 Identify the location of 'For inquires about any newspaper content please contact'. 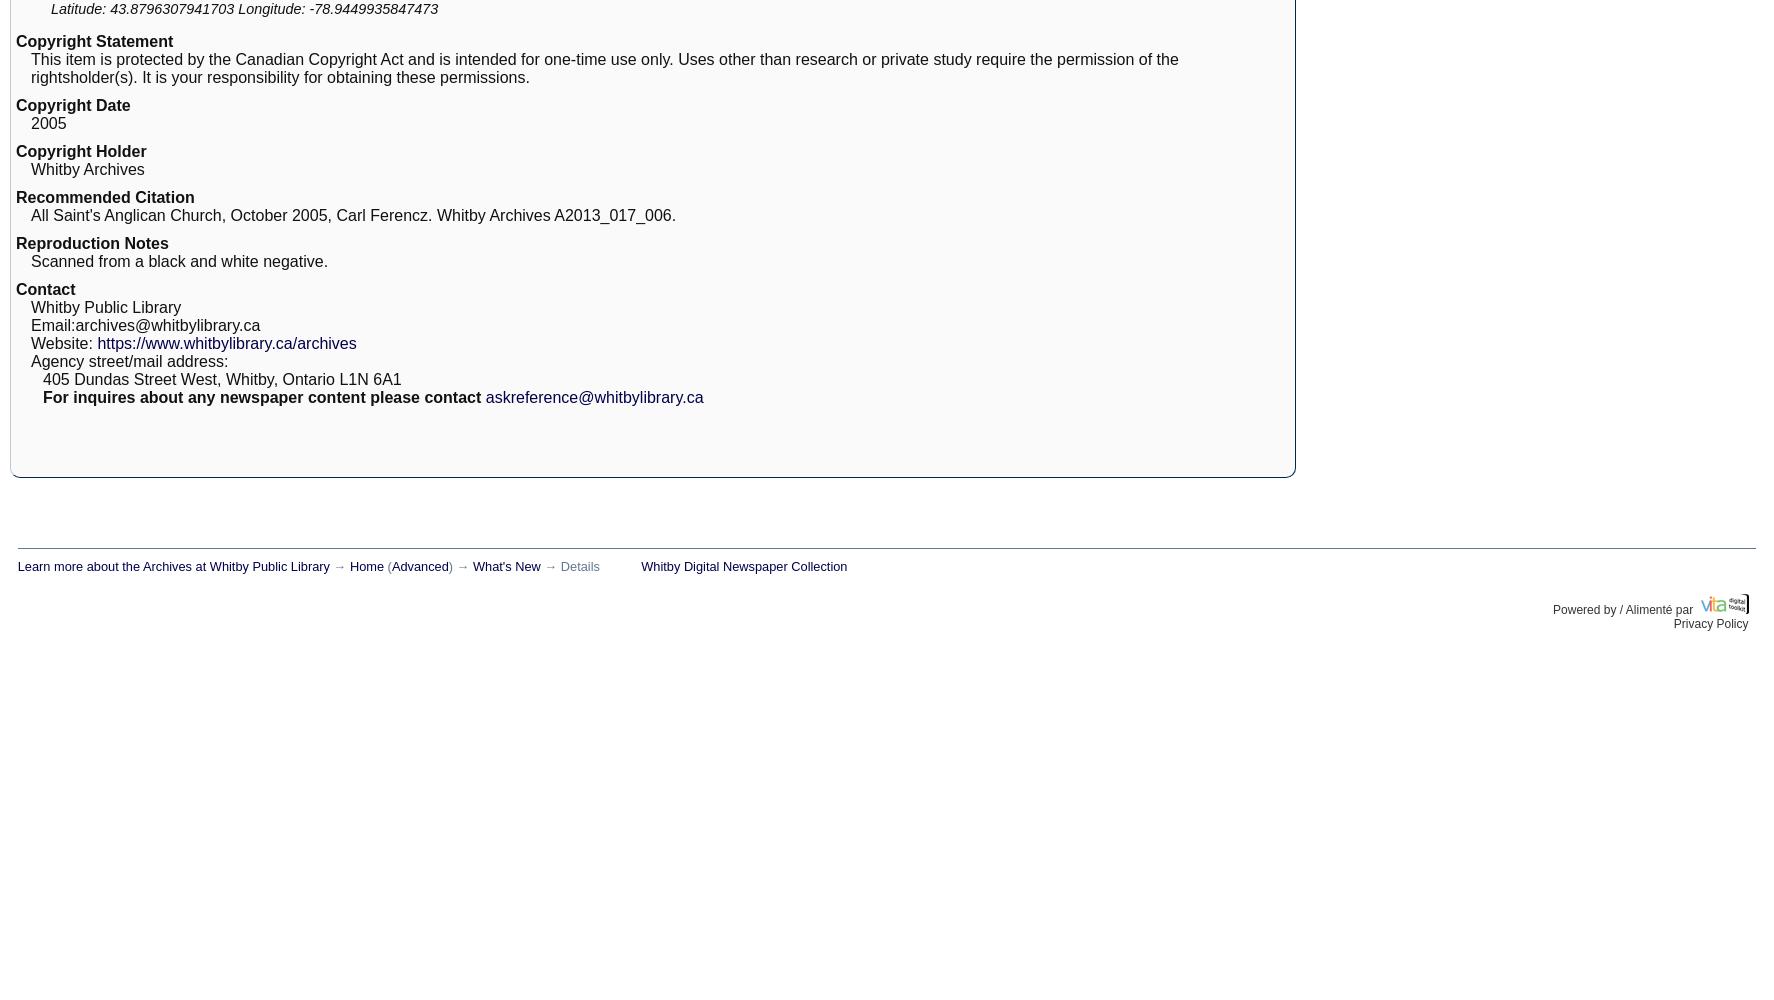
(261, 397).